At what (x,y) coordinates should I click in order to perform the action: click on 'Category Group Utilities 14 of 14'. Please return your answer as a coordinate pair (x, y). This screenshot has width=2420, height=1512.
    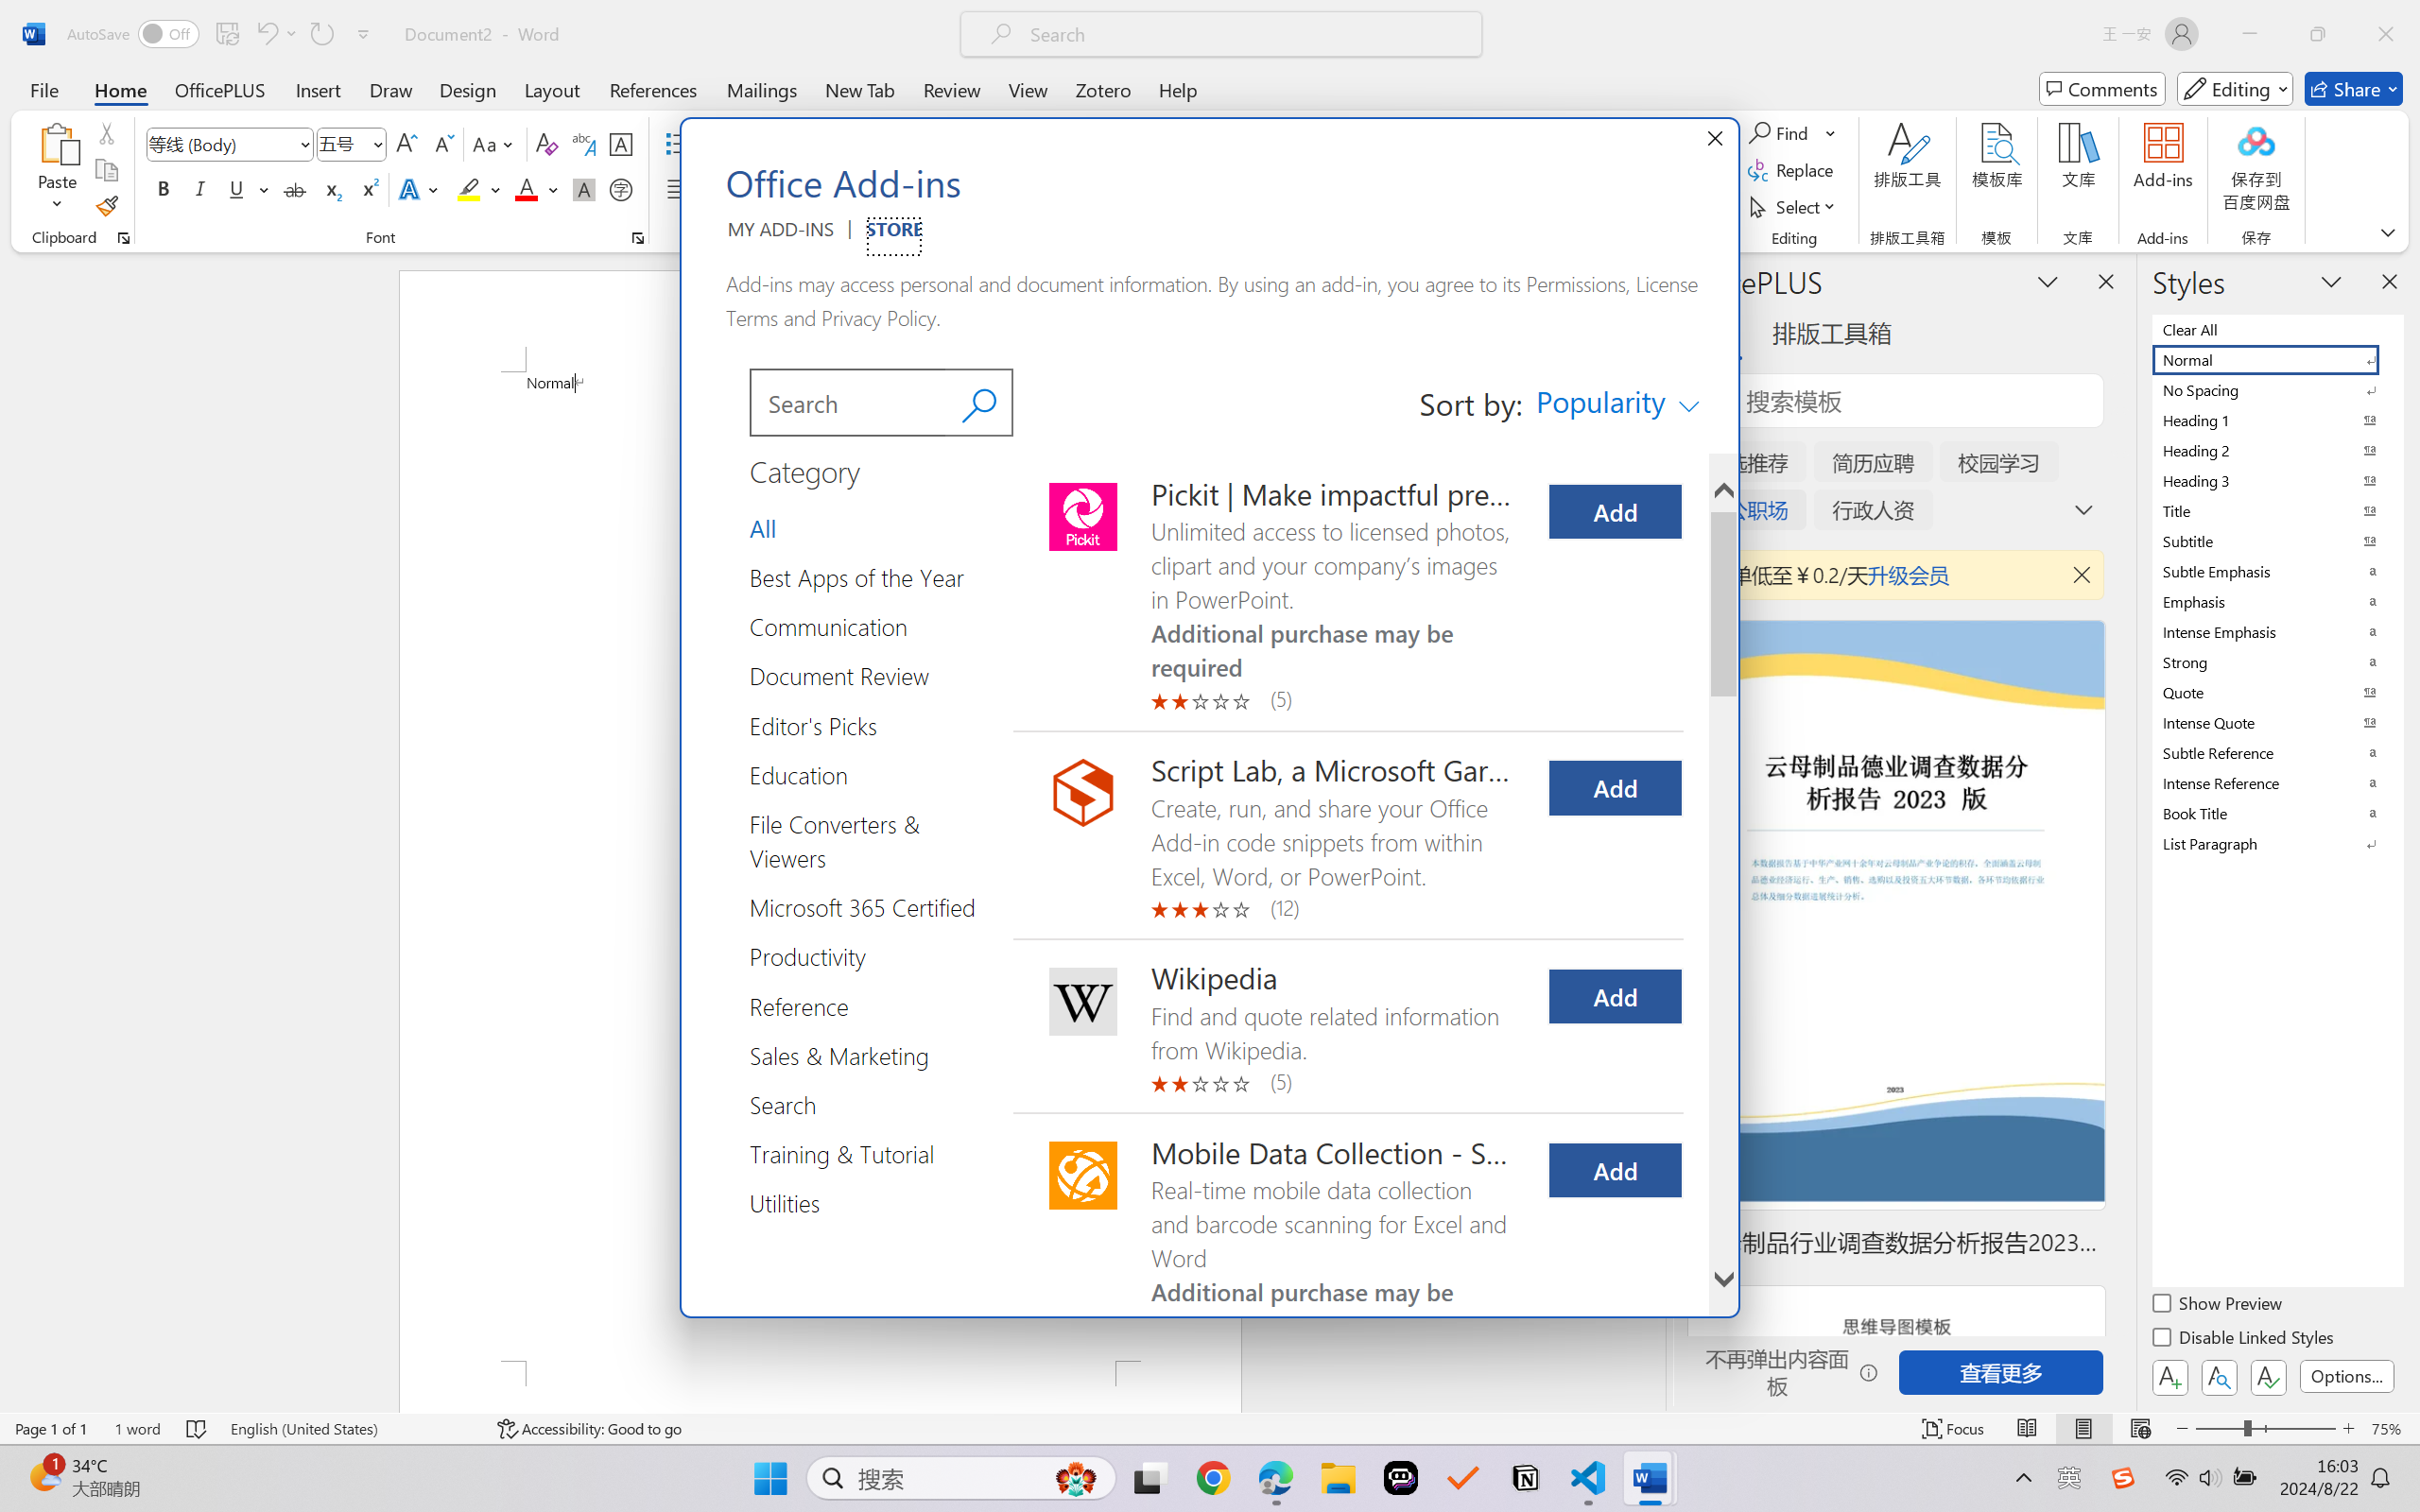
    Looking at the image, I should click on (791, 1201).